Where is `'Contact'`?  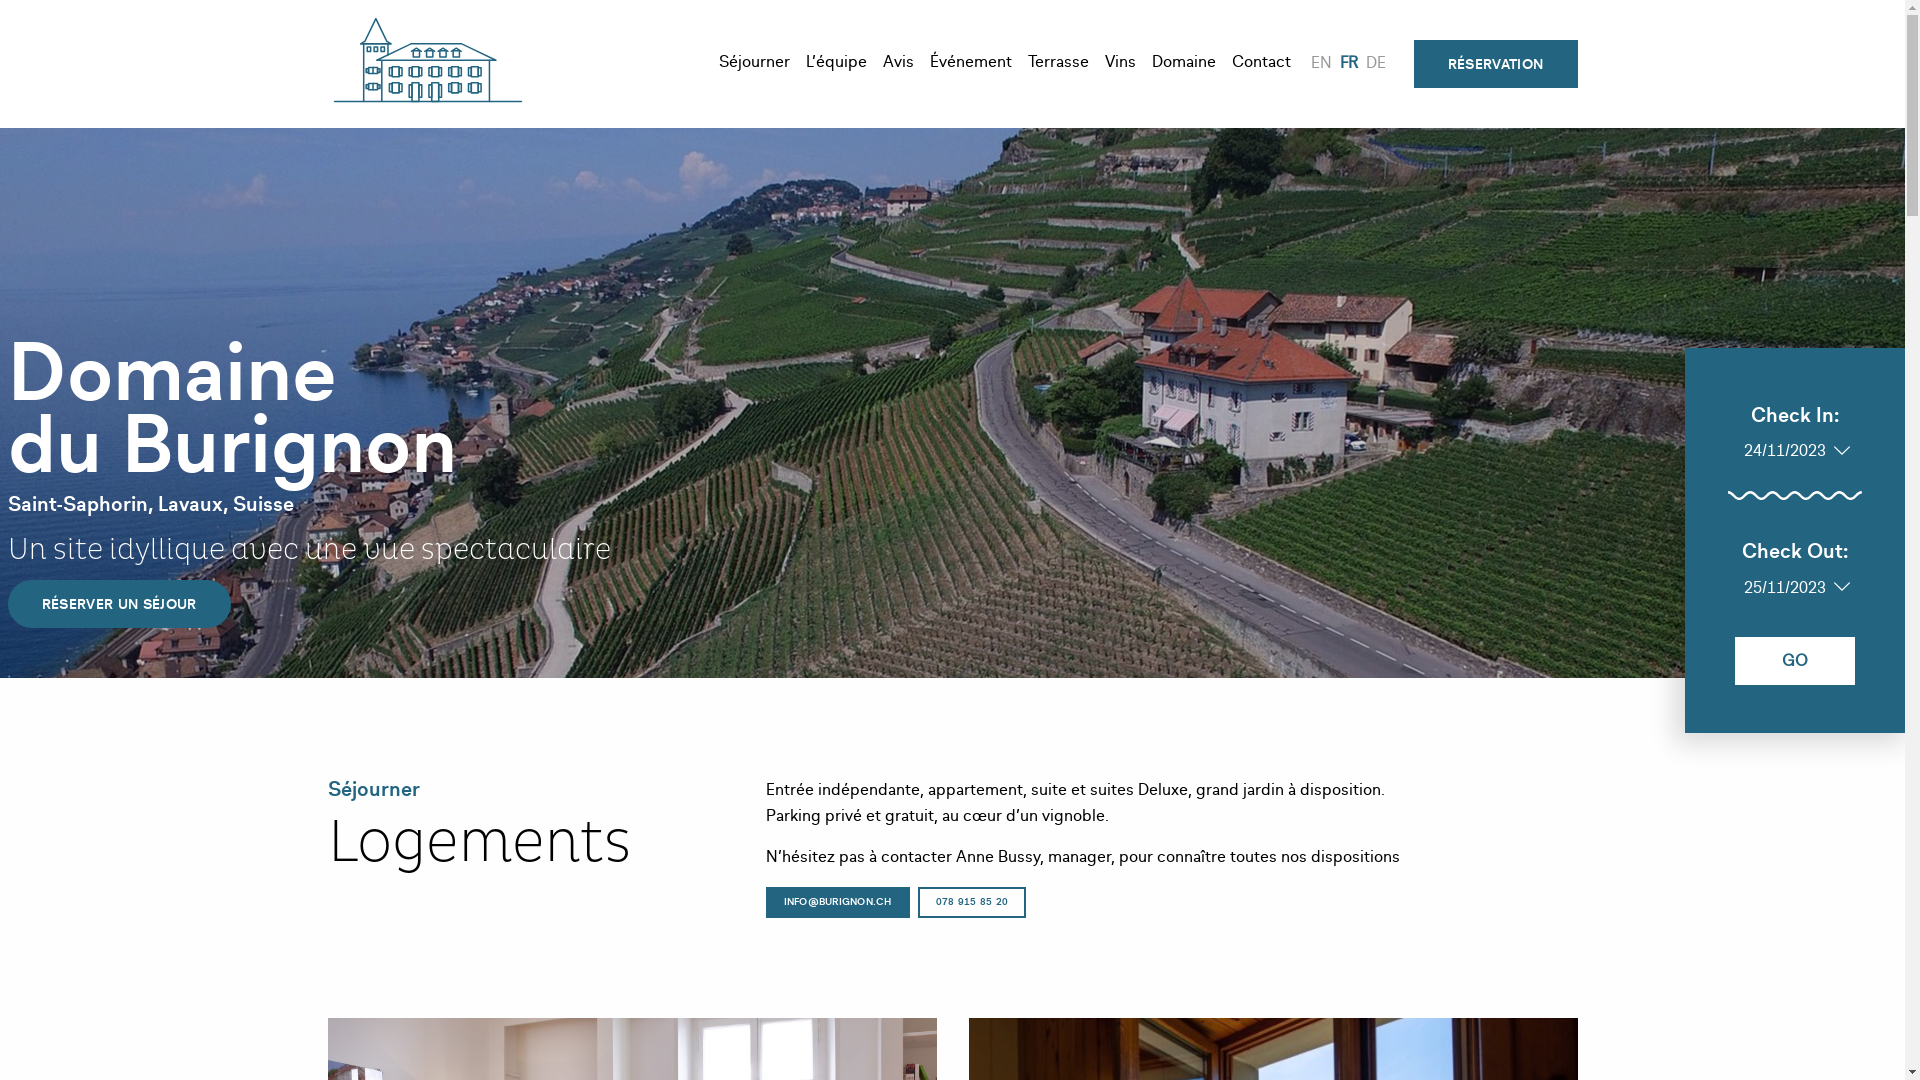
'Contact' is located at coordinates (1260, 63).